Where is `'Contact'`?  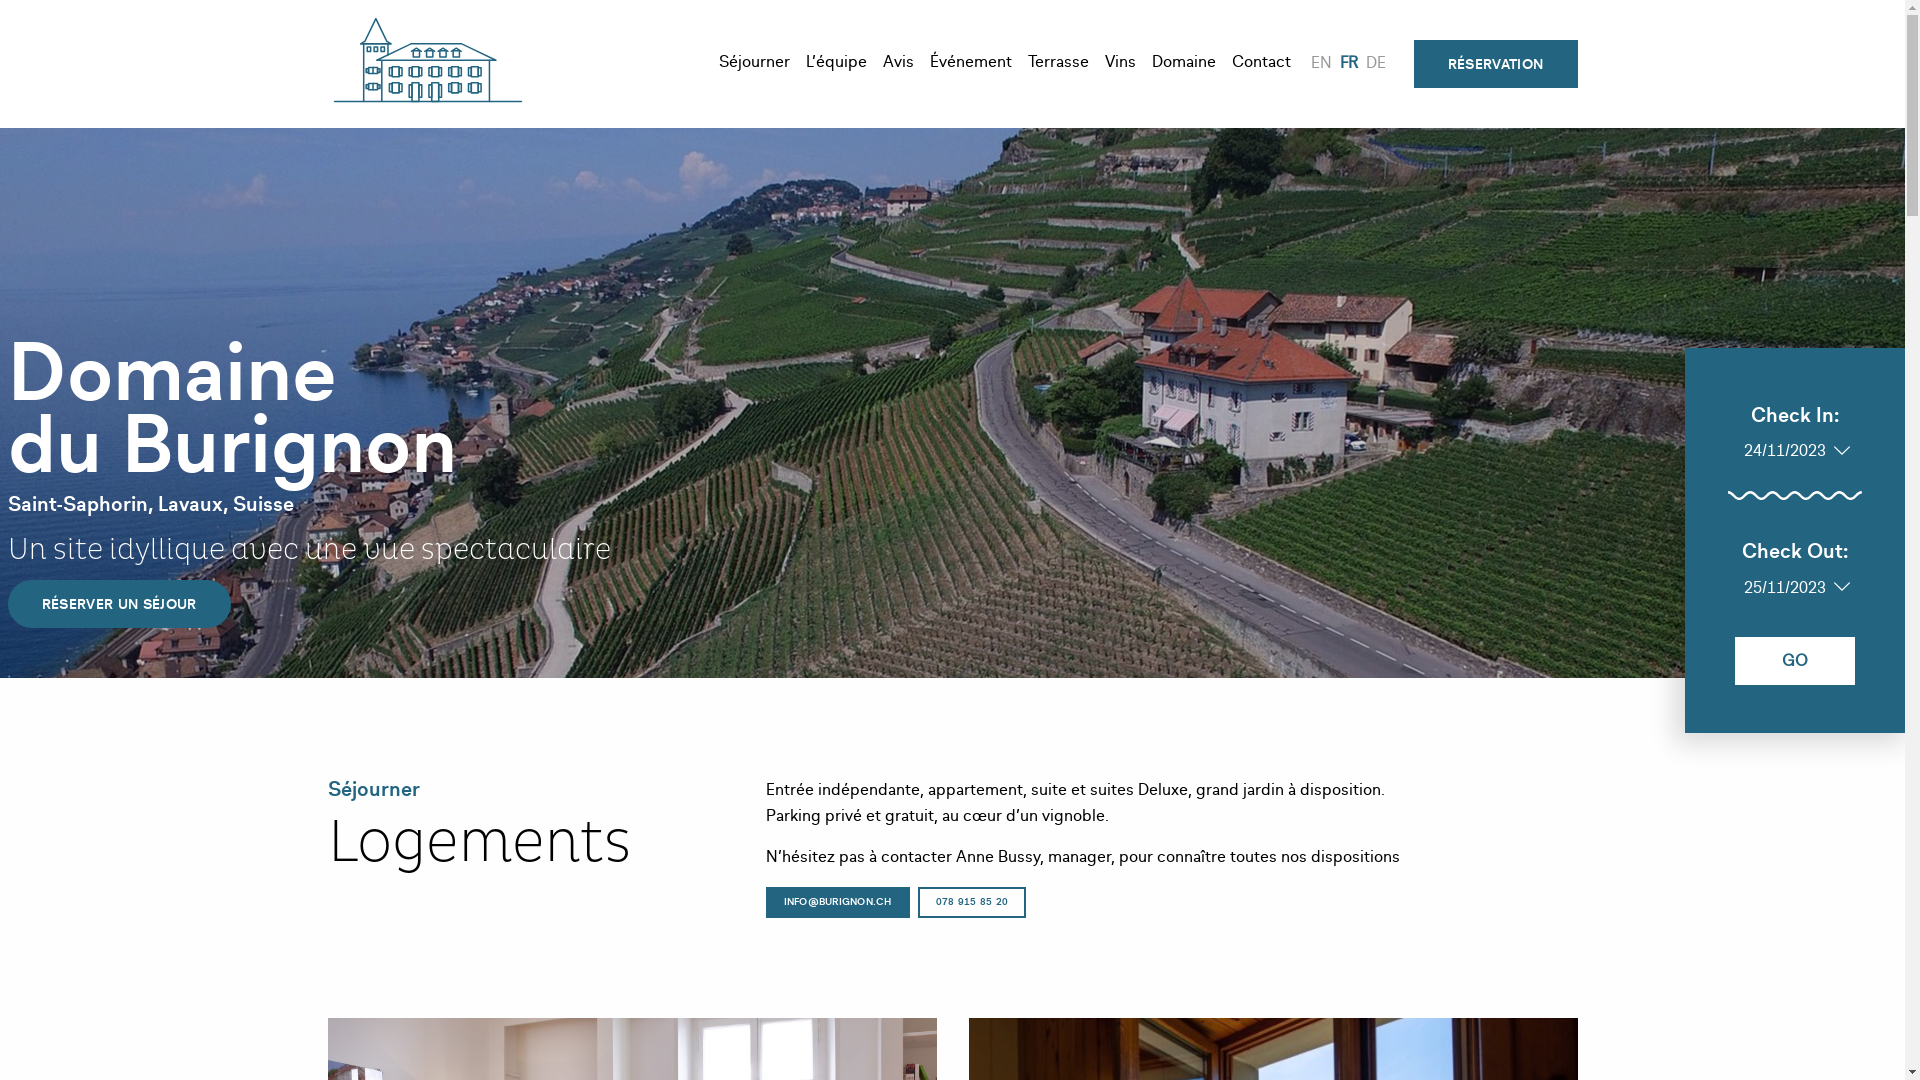
'Contact' is located at coordinates (1260, 63).